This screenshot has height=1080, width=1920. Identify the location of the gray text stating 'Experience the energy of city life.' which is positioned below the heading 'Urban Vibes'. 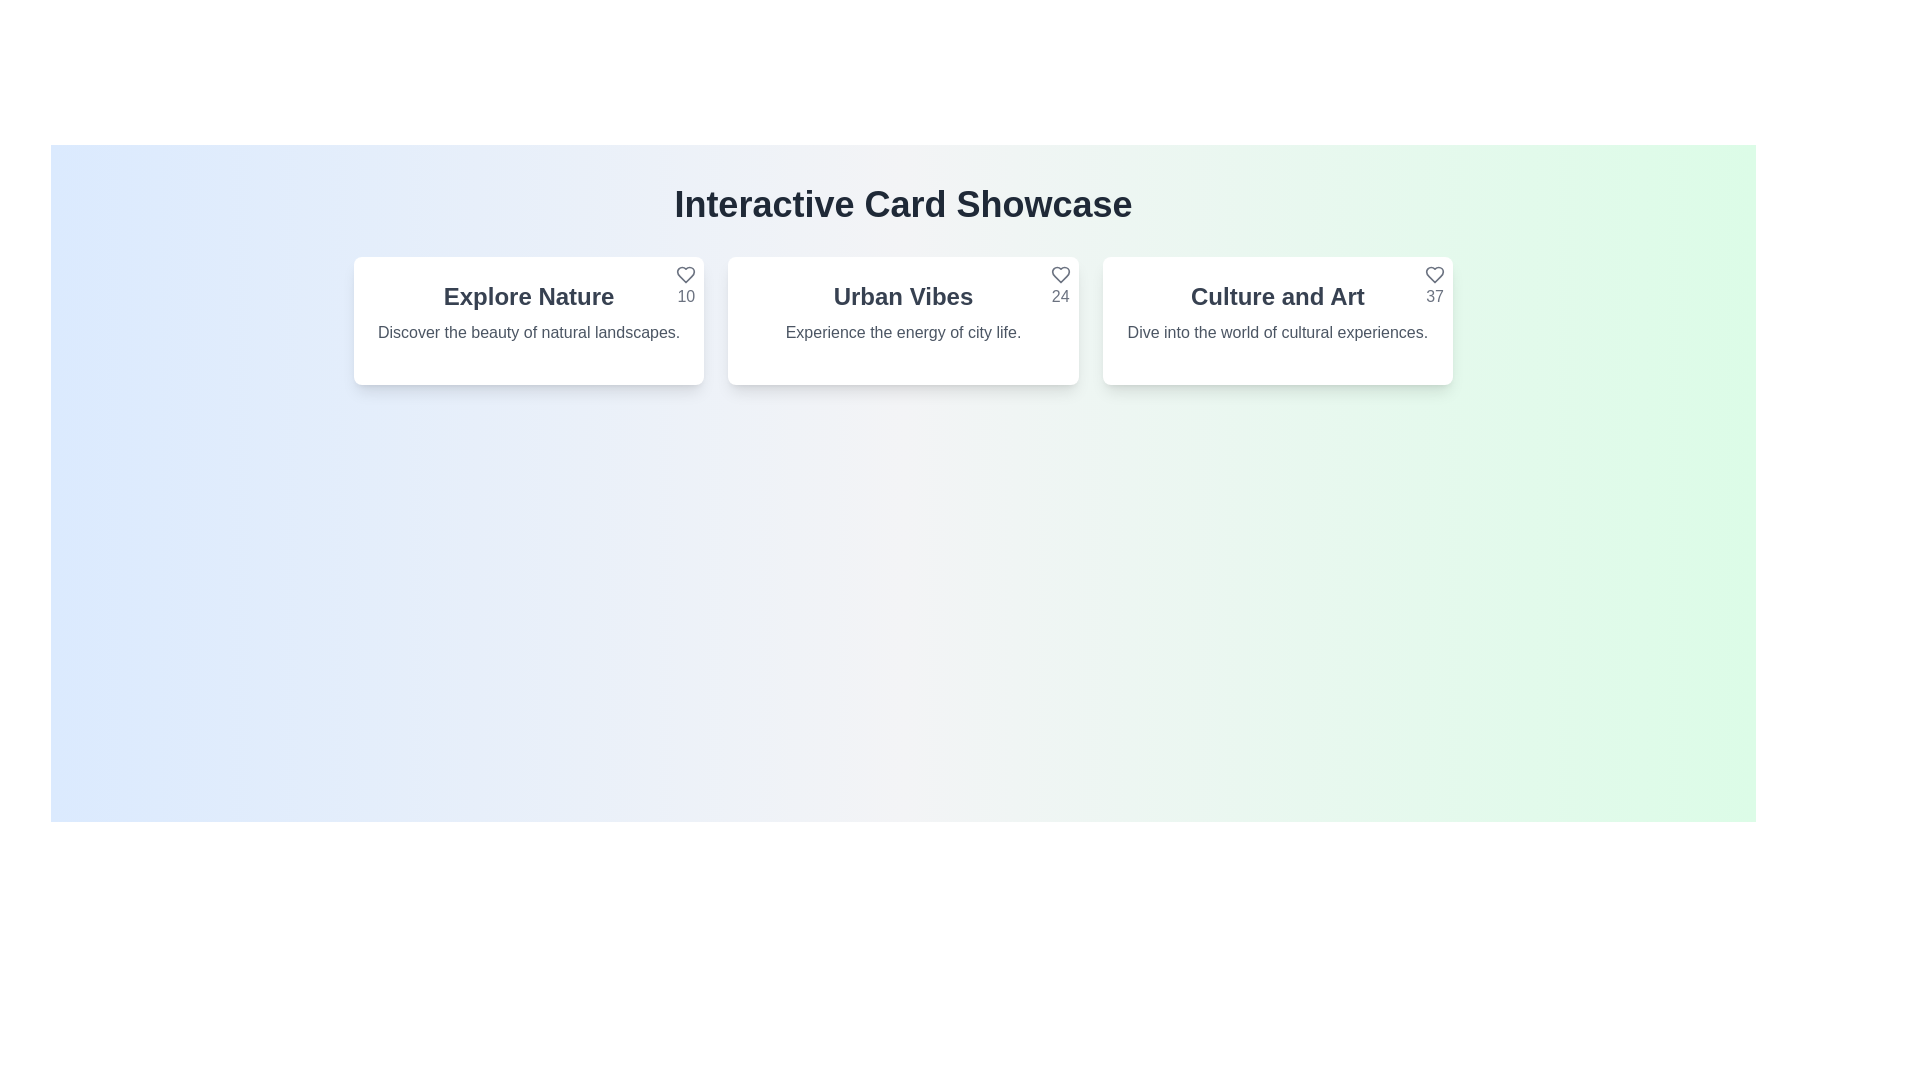
(902, 331).